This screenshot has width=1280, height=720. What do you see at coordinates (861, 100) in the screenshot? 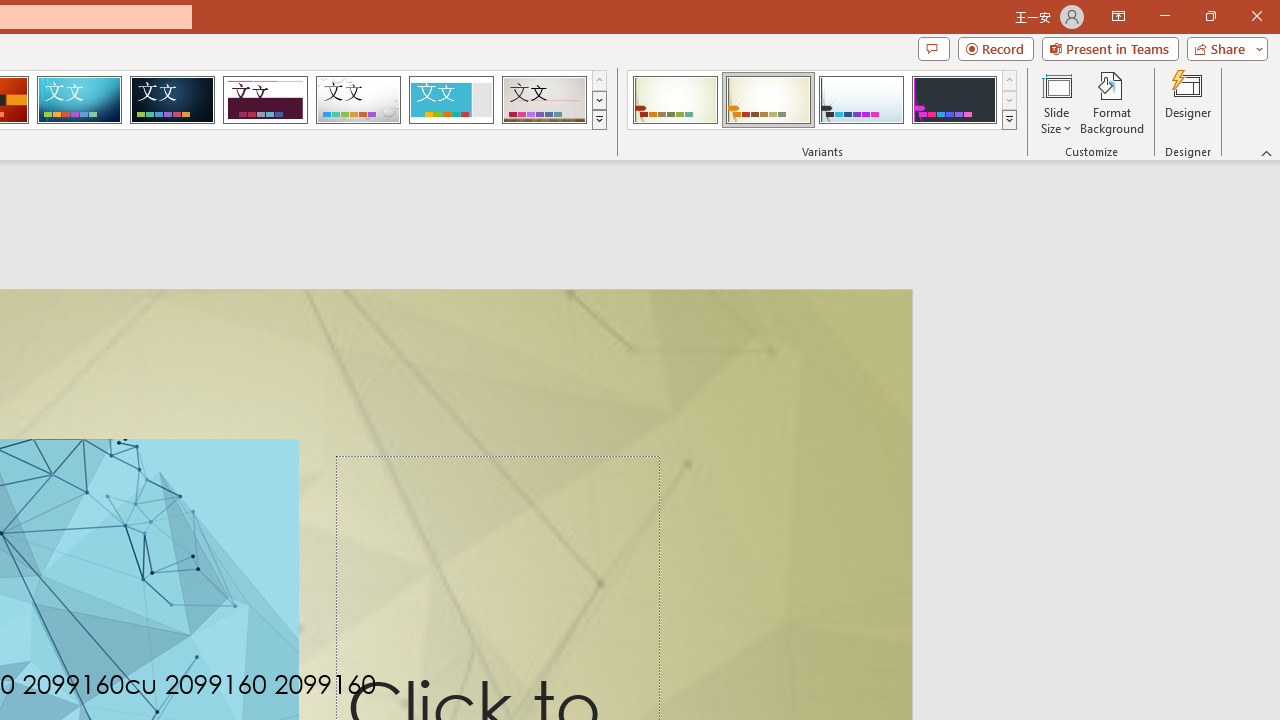
I see `'Wisp Variant 3'` at bounding box center [861, 100].